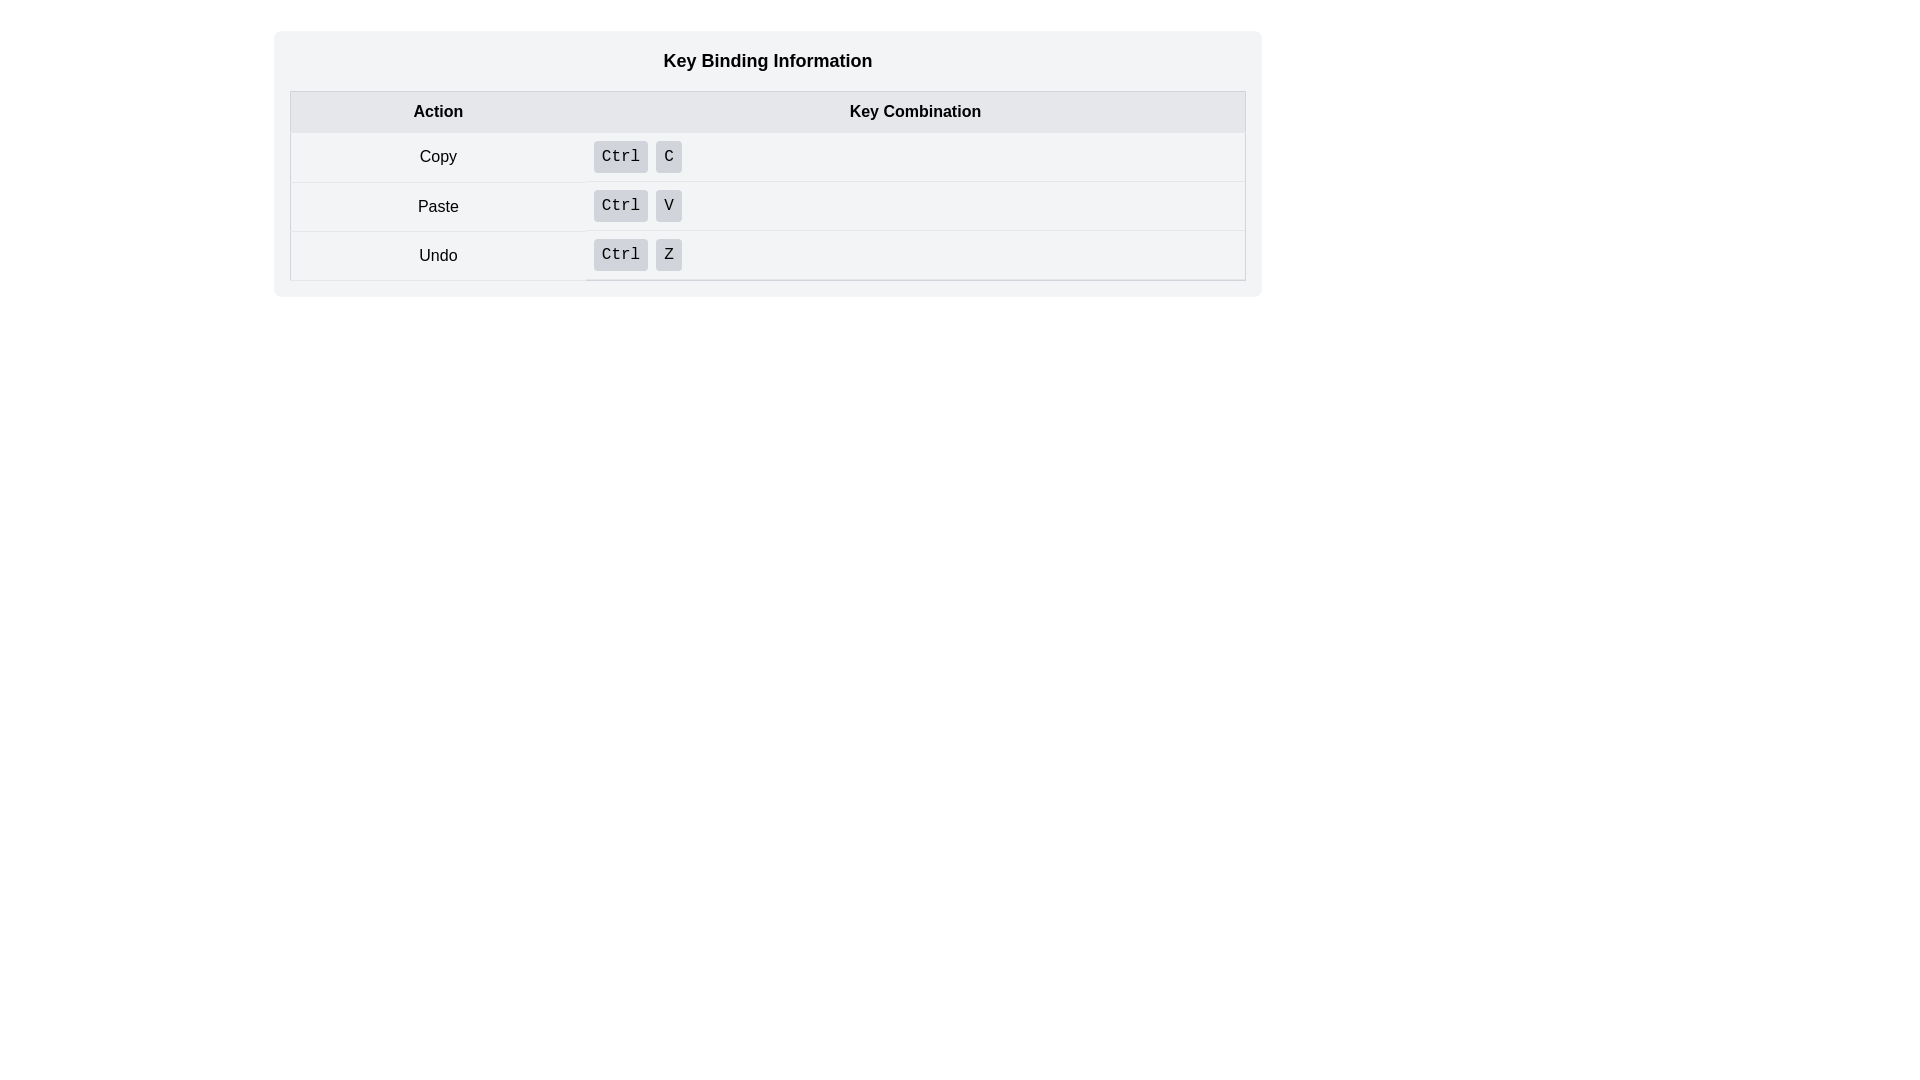 Image resolution: width=1920 pixels, height=1080 pixels. Describe the element at coordinates (668, 156) in the screenshot. I see `the interactive key indicator representing the action key 'C' in the 'Copy' command located in the second column of the 'Copy' row within the 'Key Binding Information' table` at that location.